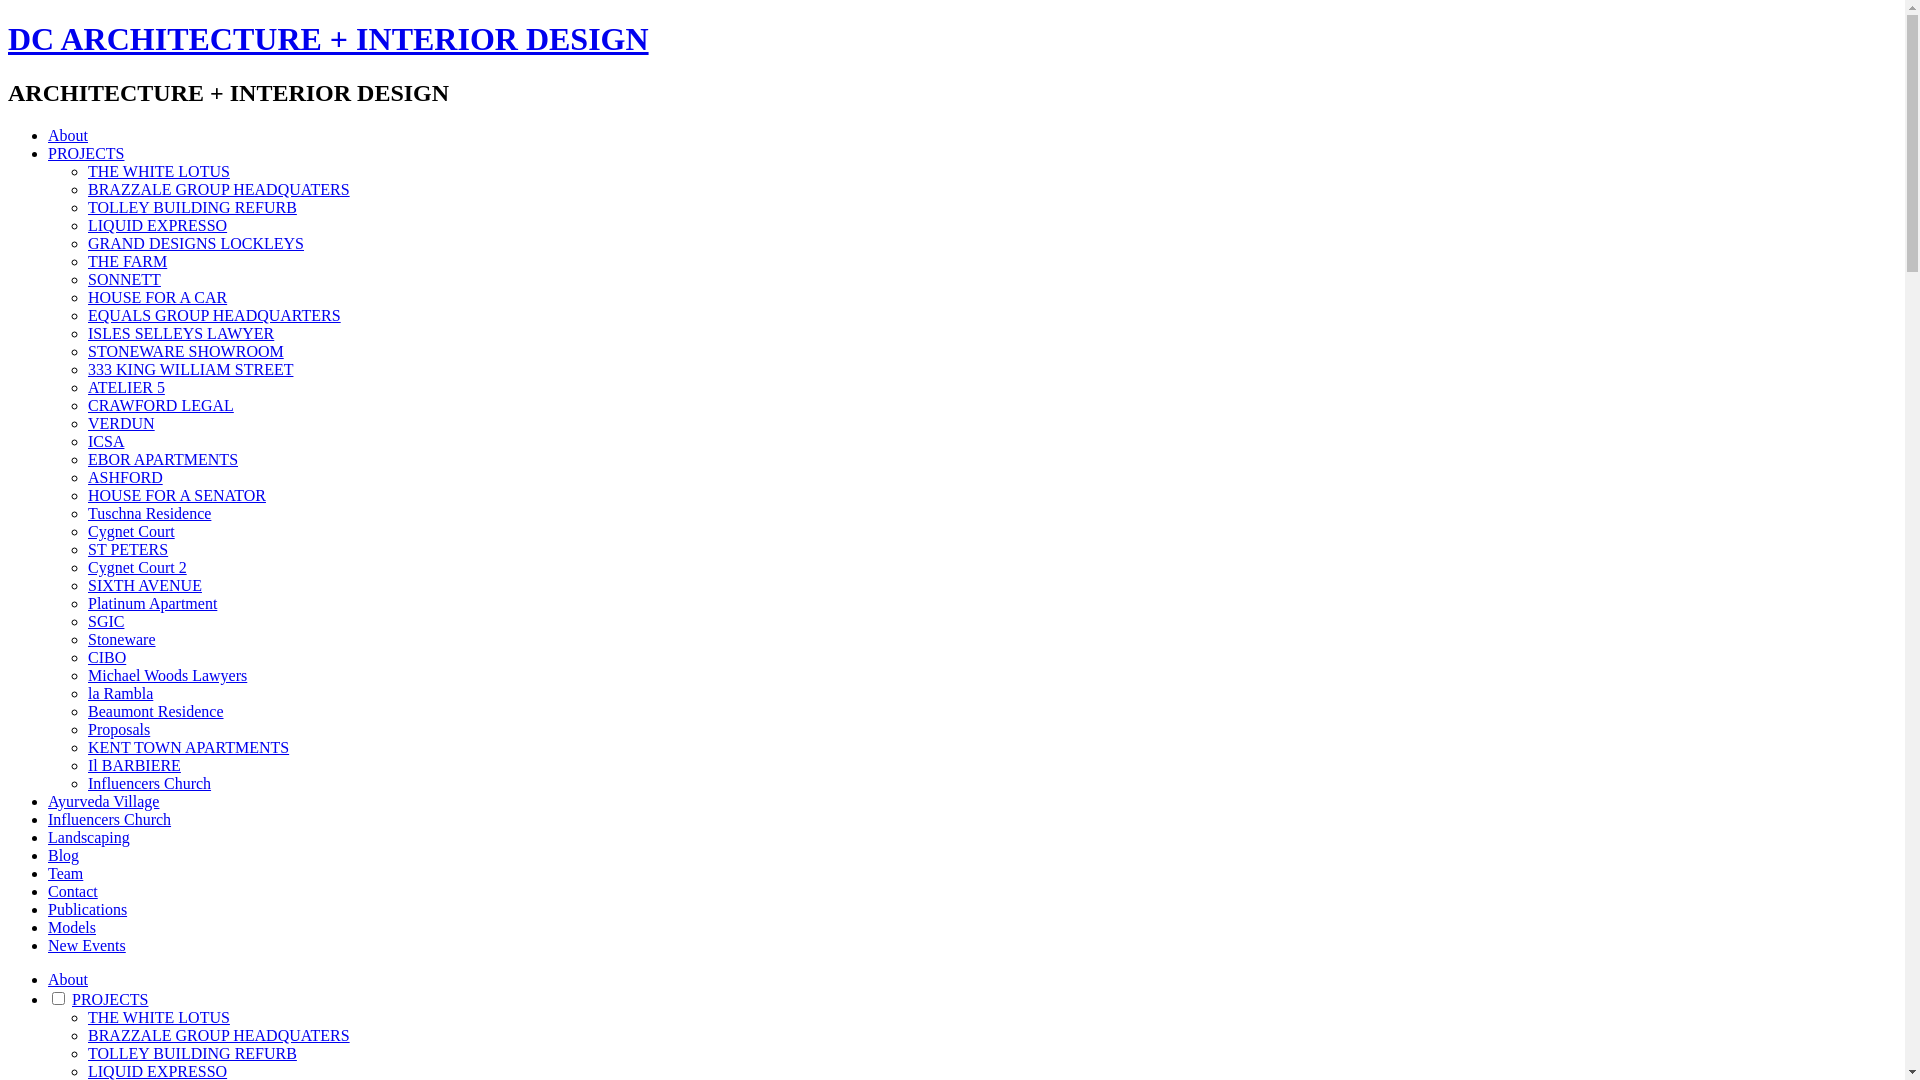  What do you see at coordinates (127, 549) in the screenshot?
I see `'ST PETERS'` at bounding box center [127, 549].